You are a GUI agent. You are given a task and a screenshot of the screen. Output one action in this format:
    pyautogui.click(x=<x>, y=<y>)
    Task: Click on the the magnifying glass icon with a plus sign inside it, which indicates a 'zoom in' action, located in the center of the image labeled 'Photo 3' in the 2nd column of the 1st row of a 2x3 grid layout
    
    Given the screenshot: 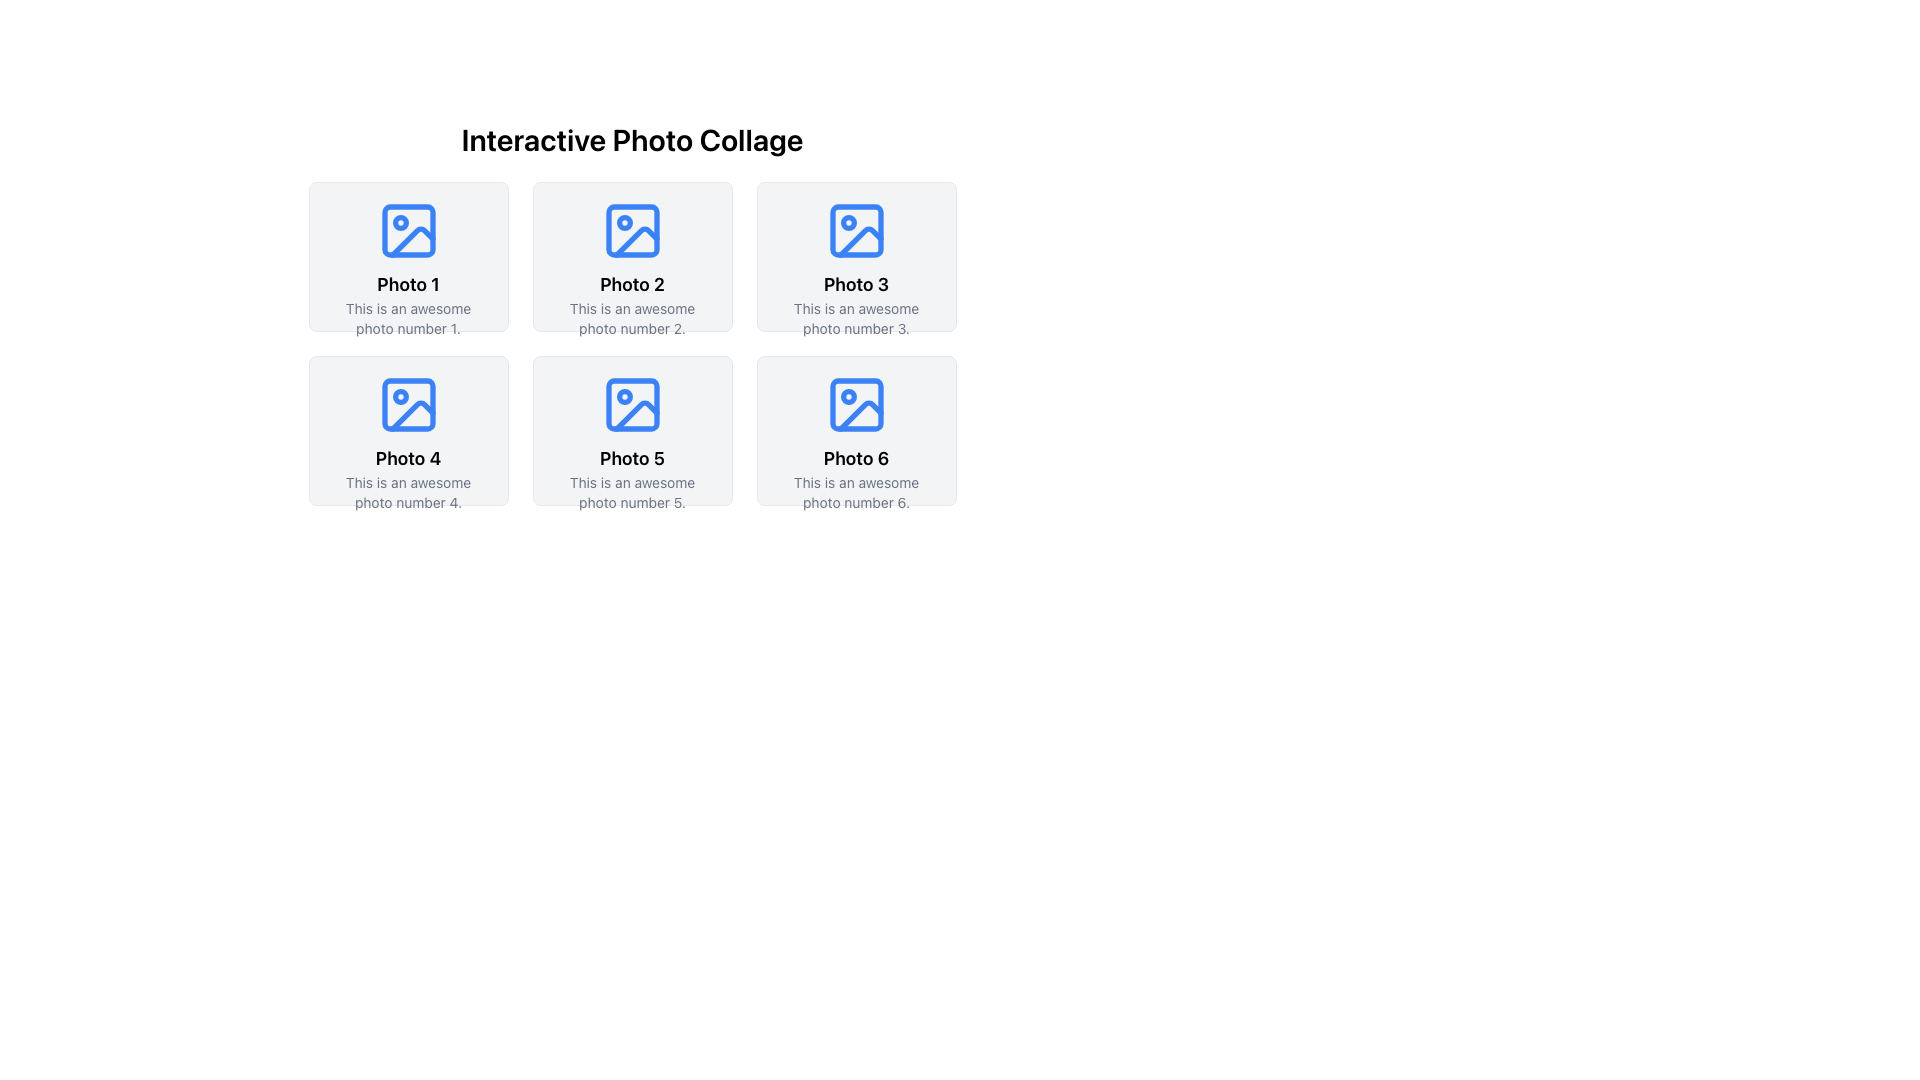 What is the action you would take?
    pyautogui.click(x=856, y=256)
    